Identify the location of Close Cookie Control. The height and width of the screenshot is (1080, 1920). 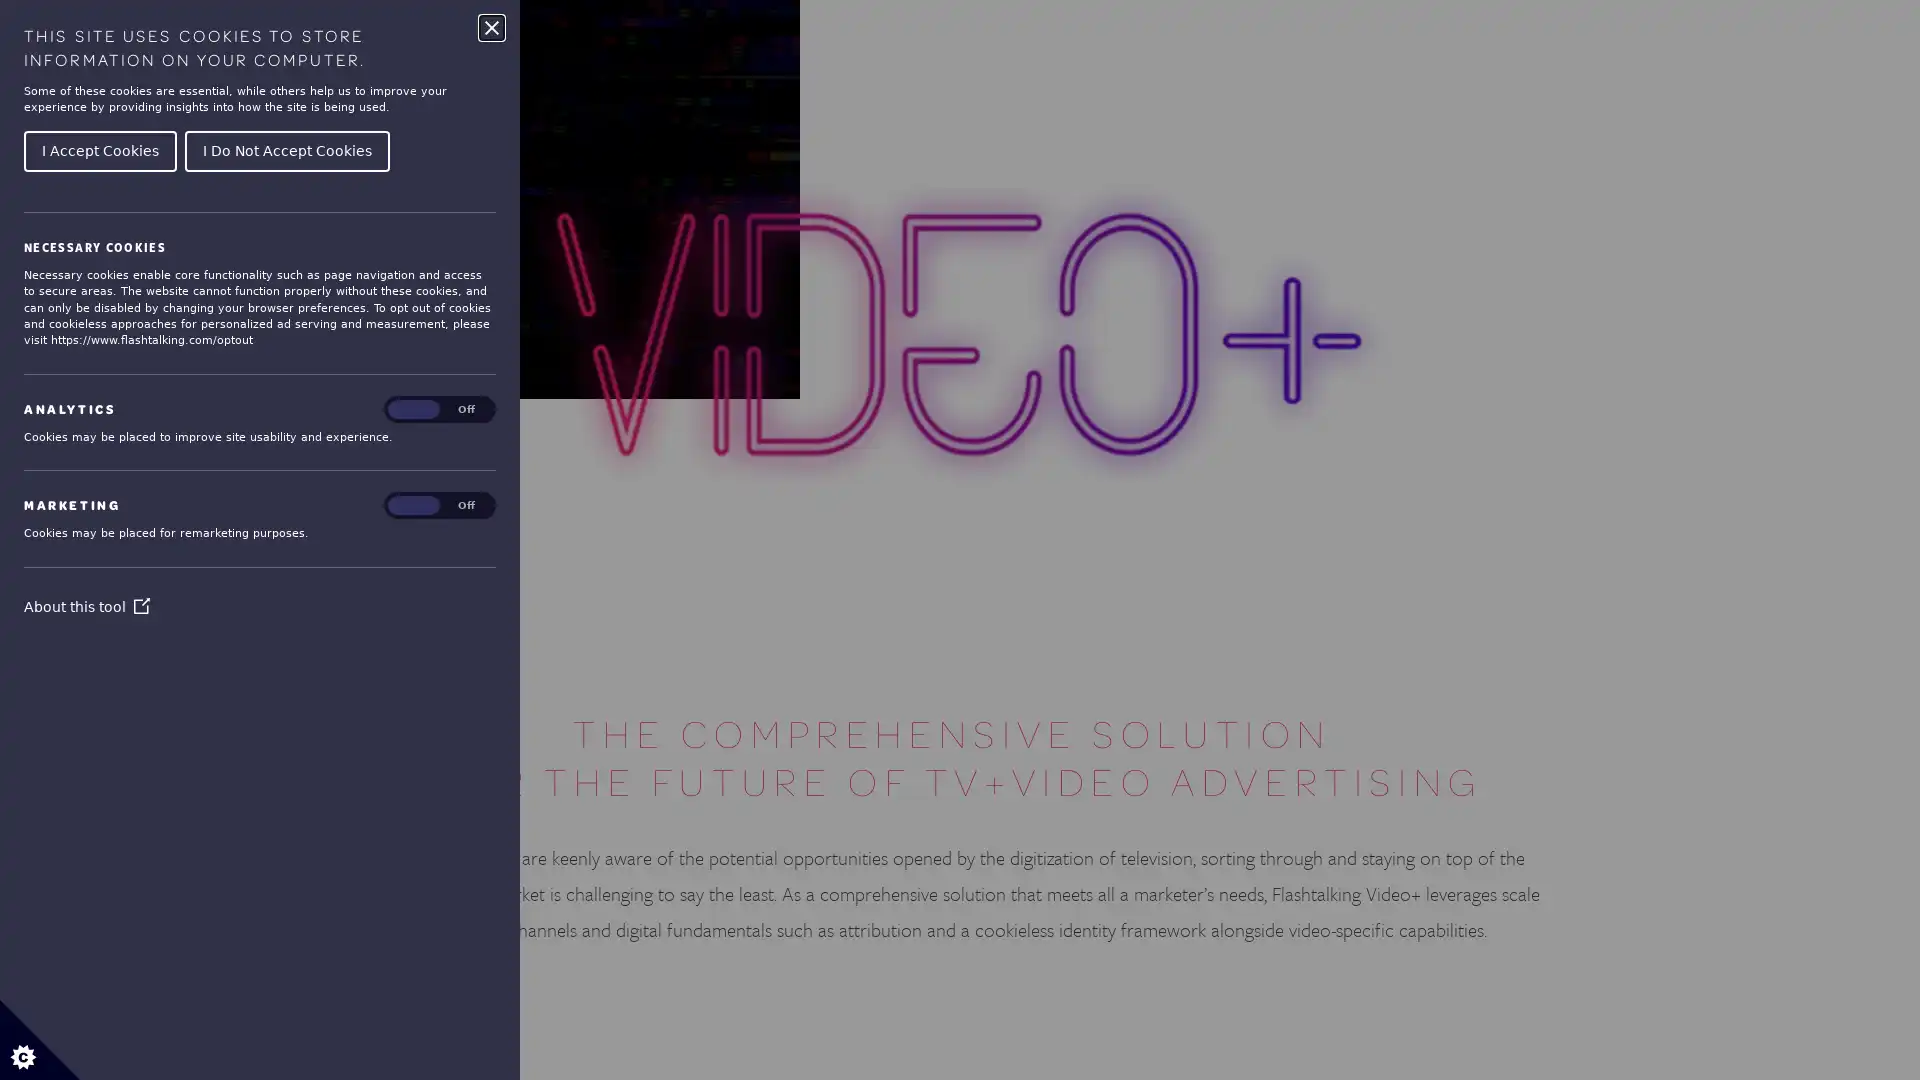
(491, 27).